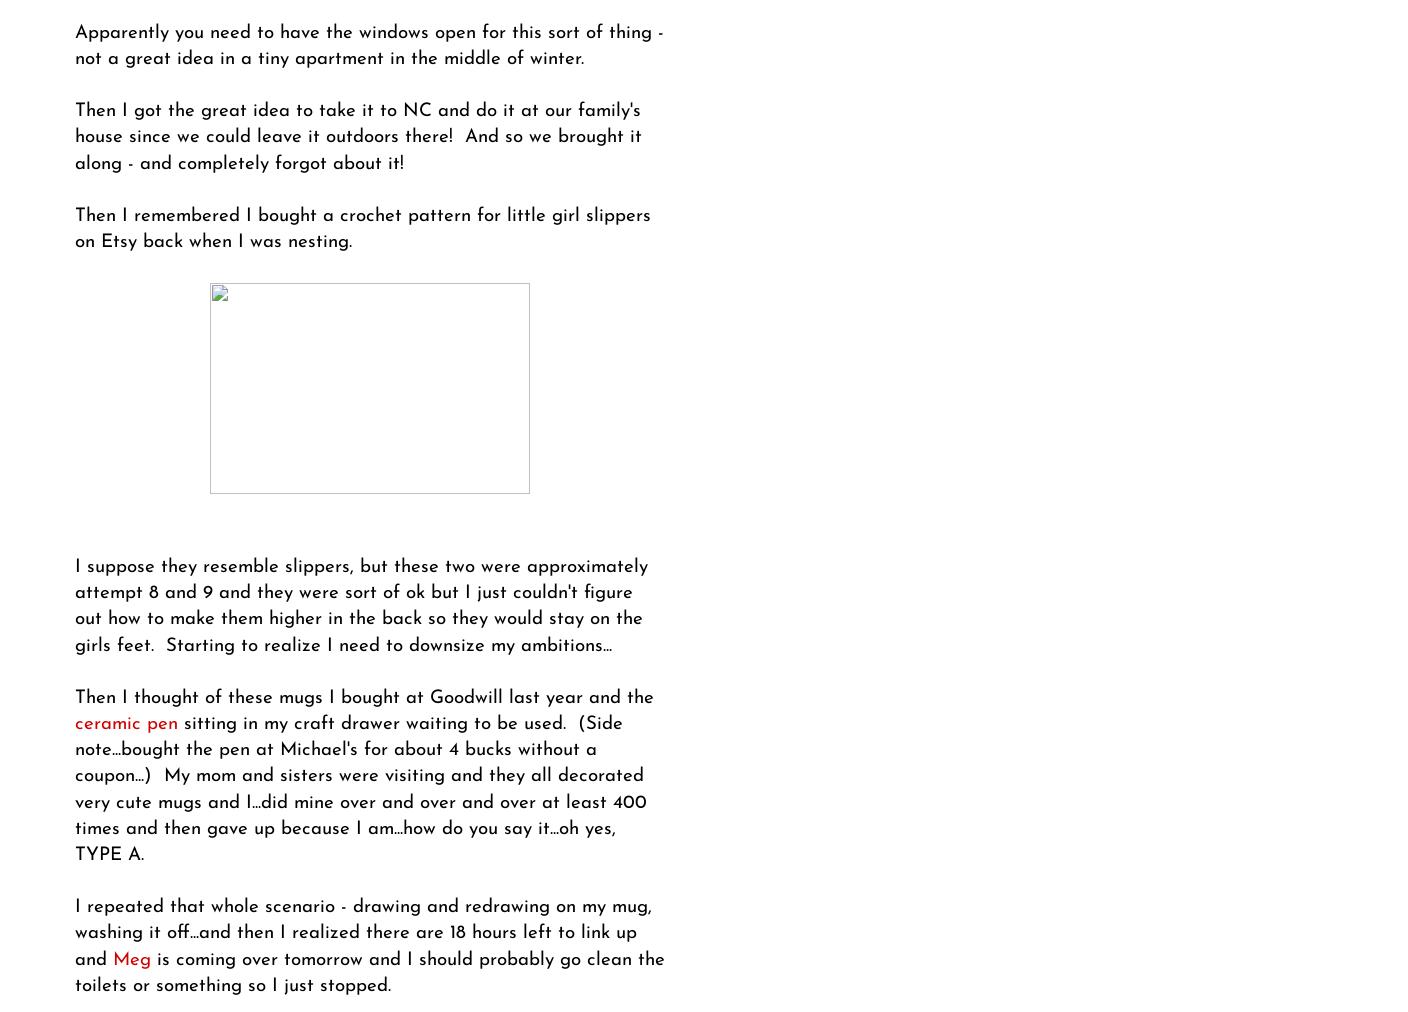  I want to click on 'ceramic pen', so click(126, 724).